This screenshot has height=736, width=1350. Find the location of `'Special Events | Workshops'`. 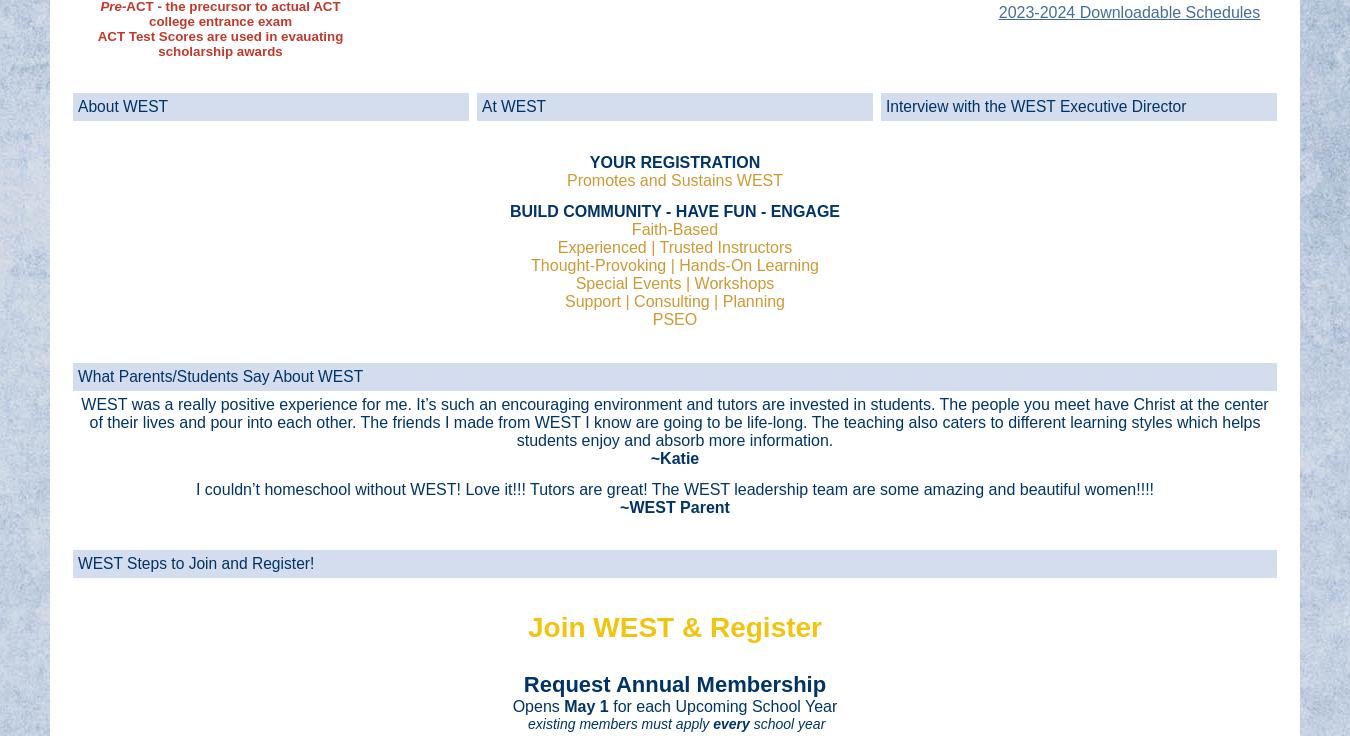

'Special Events | Workshops' is located at coordinates (674, 282).